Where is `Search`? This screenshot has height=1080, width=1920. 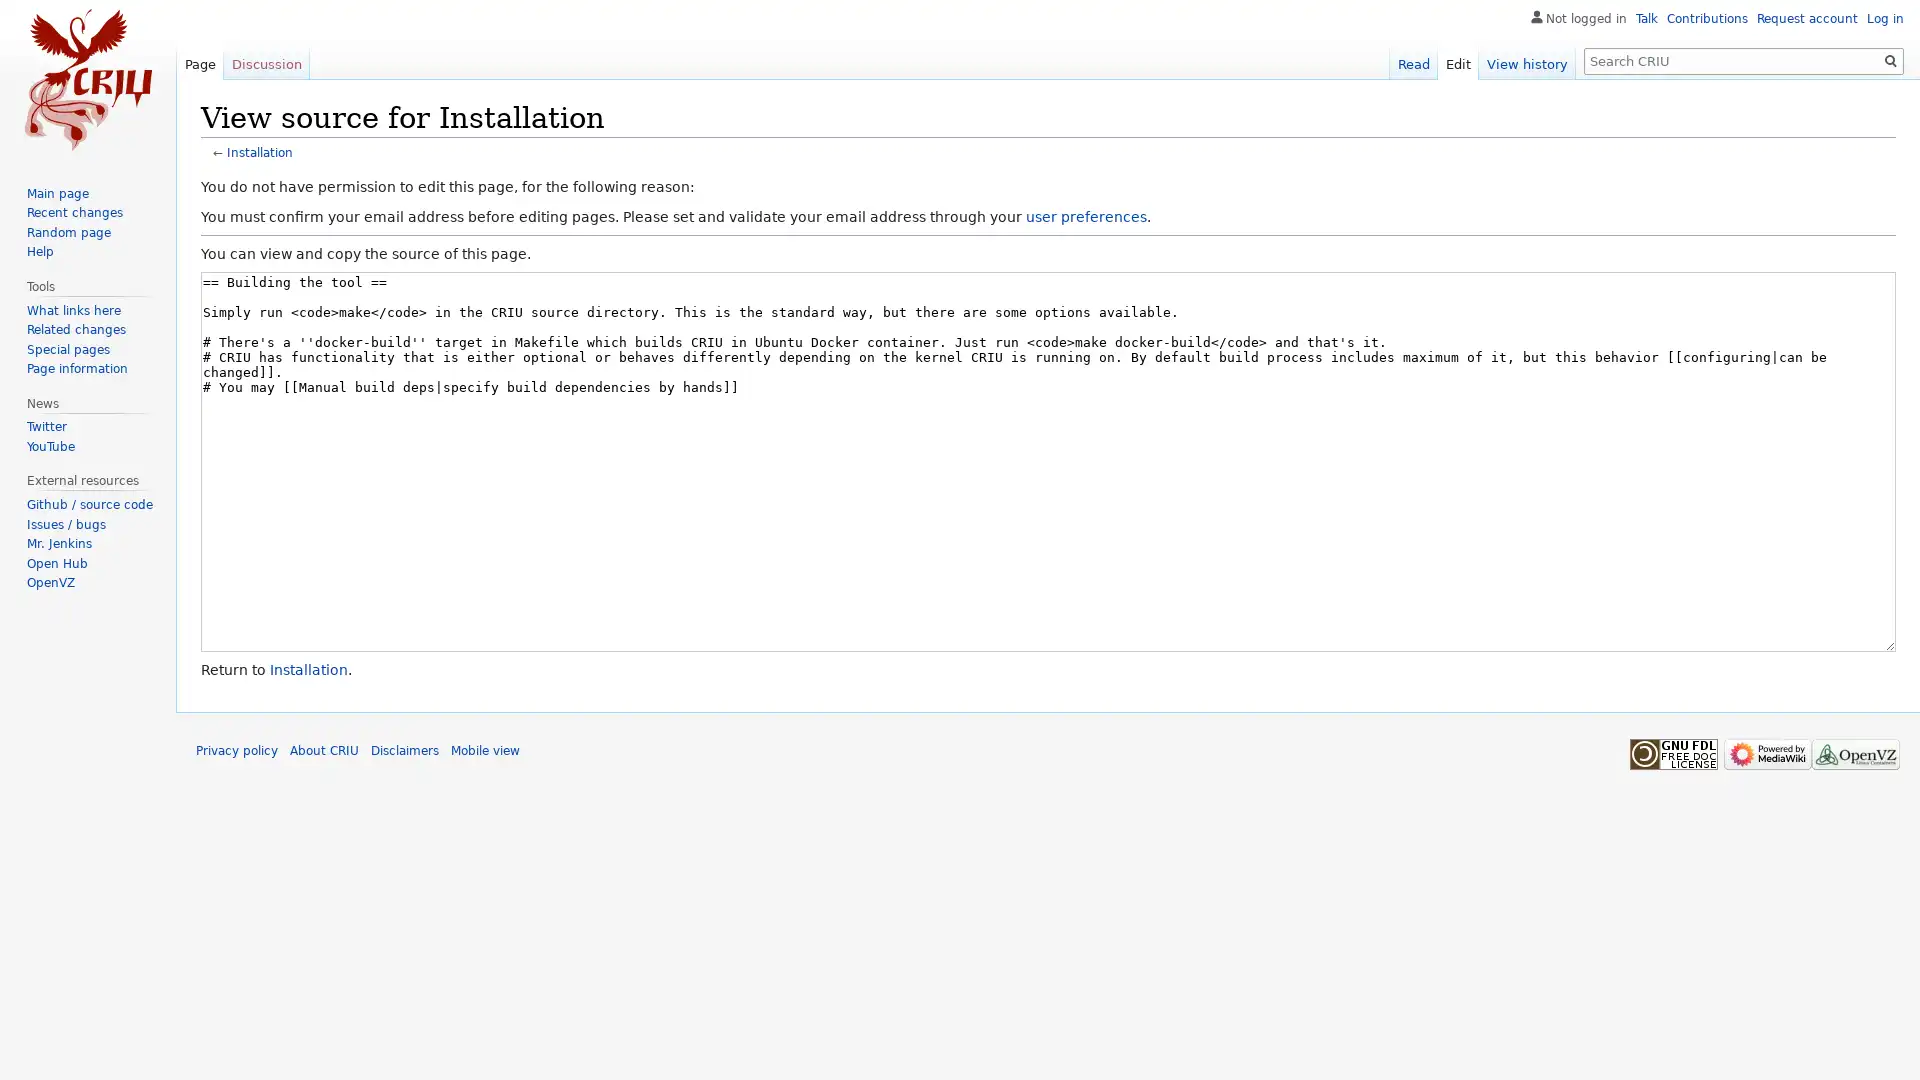
Search is located at coordinates (1890, 60).